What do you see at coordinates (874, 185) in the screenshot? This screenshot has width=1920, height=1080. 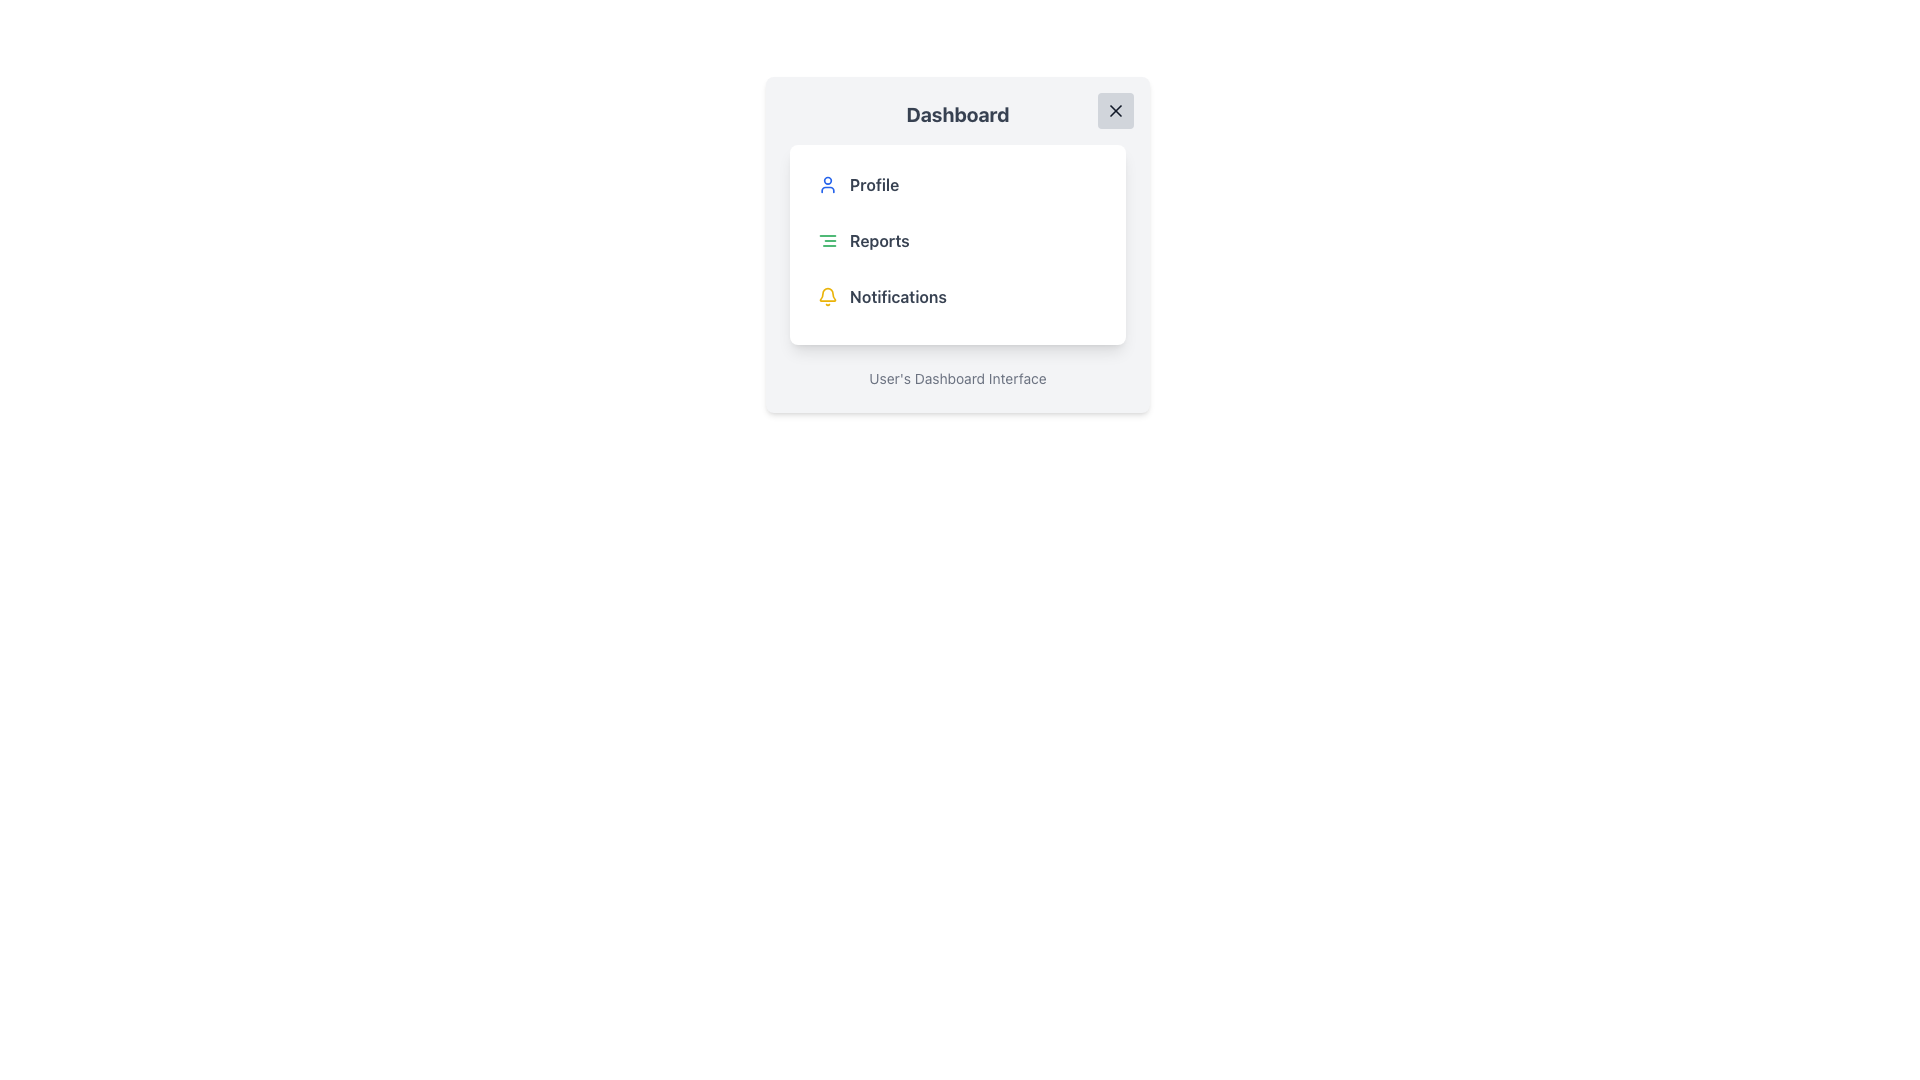 I see `the 'Profile' text label in the menu list` at bounding box center [874, 185].